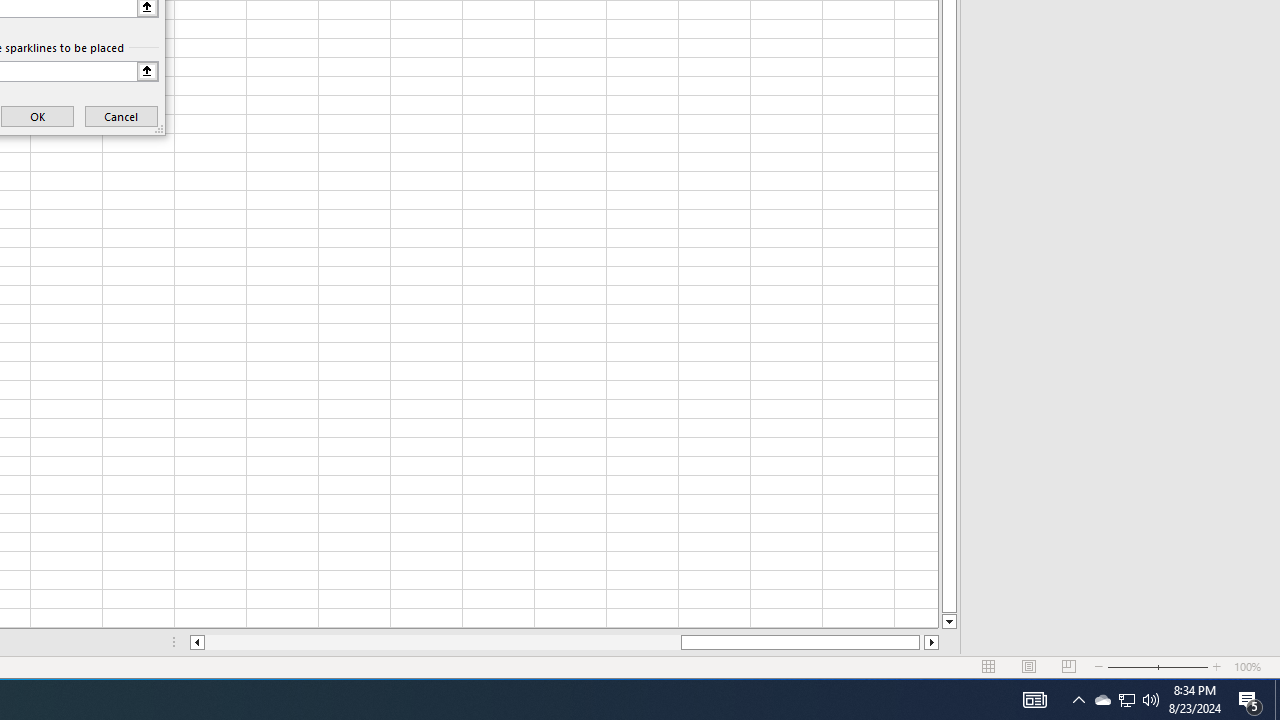 Image resolution: width=1280 pixels, height=720 pixels. Describe the element at coordinates (441, 642) in the screenshot. I see `'Page left'` at that location.